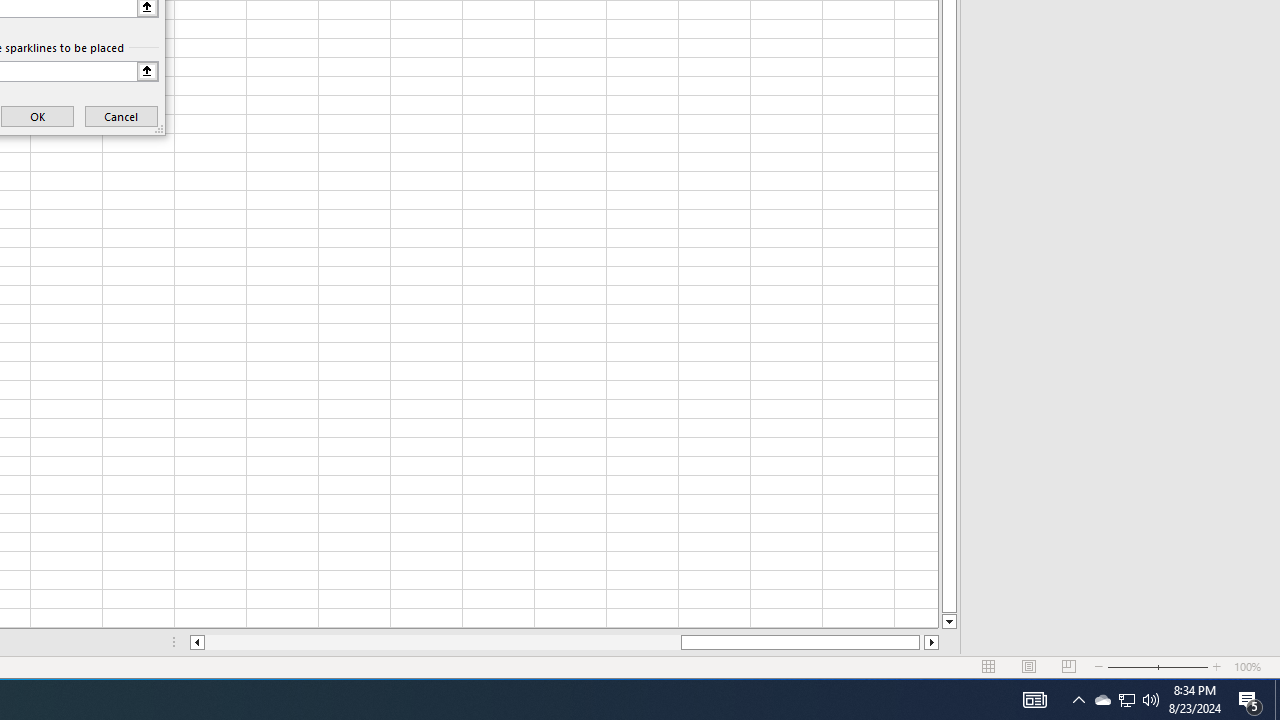 Image resolution: width=1280 pixels, height=720 pixels. Describe the element at coordinates (441, 642) in the screenshot. I see `'Page left'` at that location.